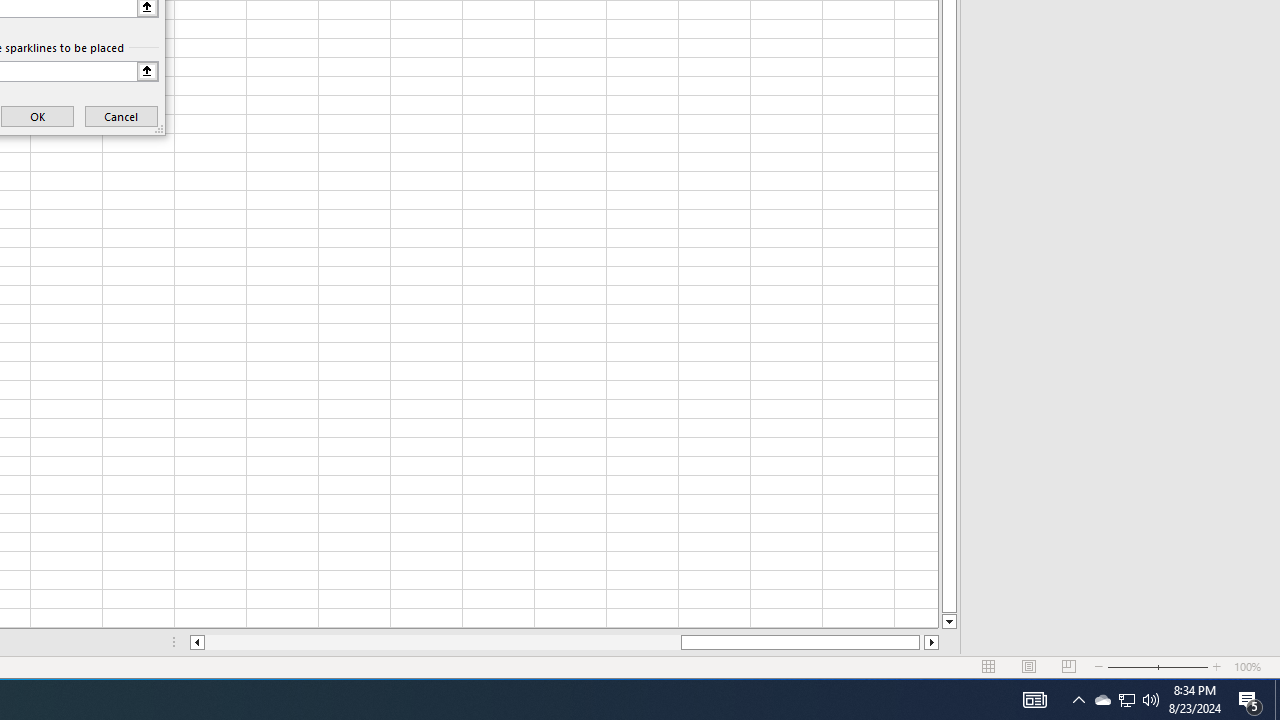 Image resolution: width=1280 pixels, height=720 pixels. Describe the element at coordinates (441, 642) in the screenshot. I see `'Page left'` at that location.